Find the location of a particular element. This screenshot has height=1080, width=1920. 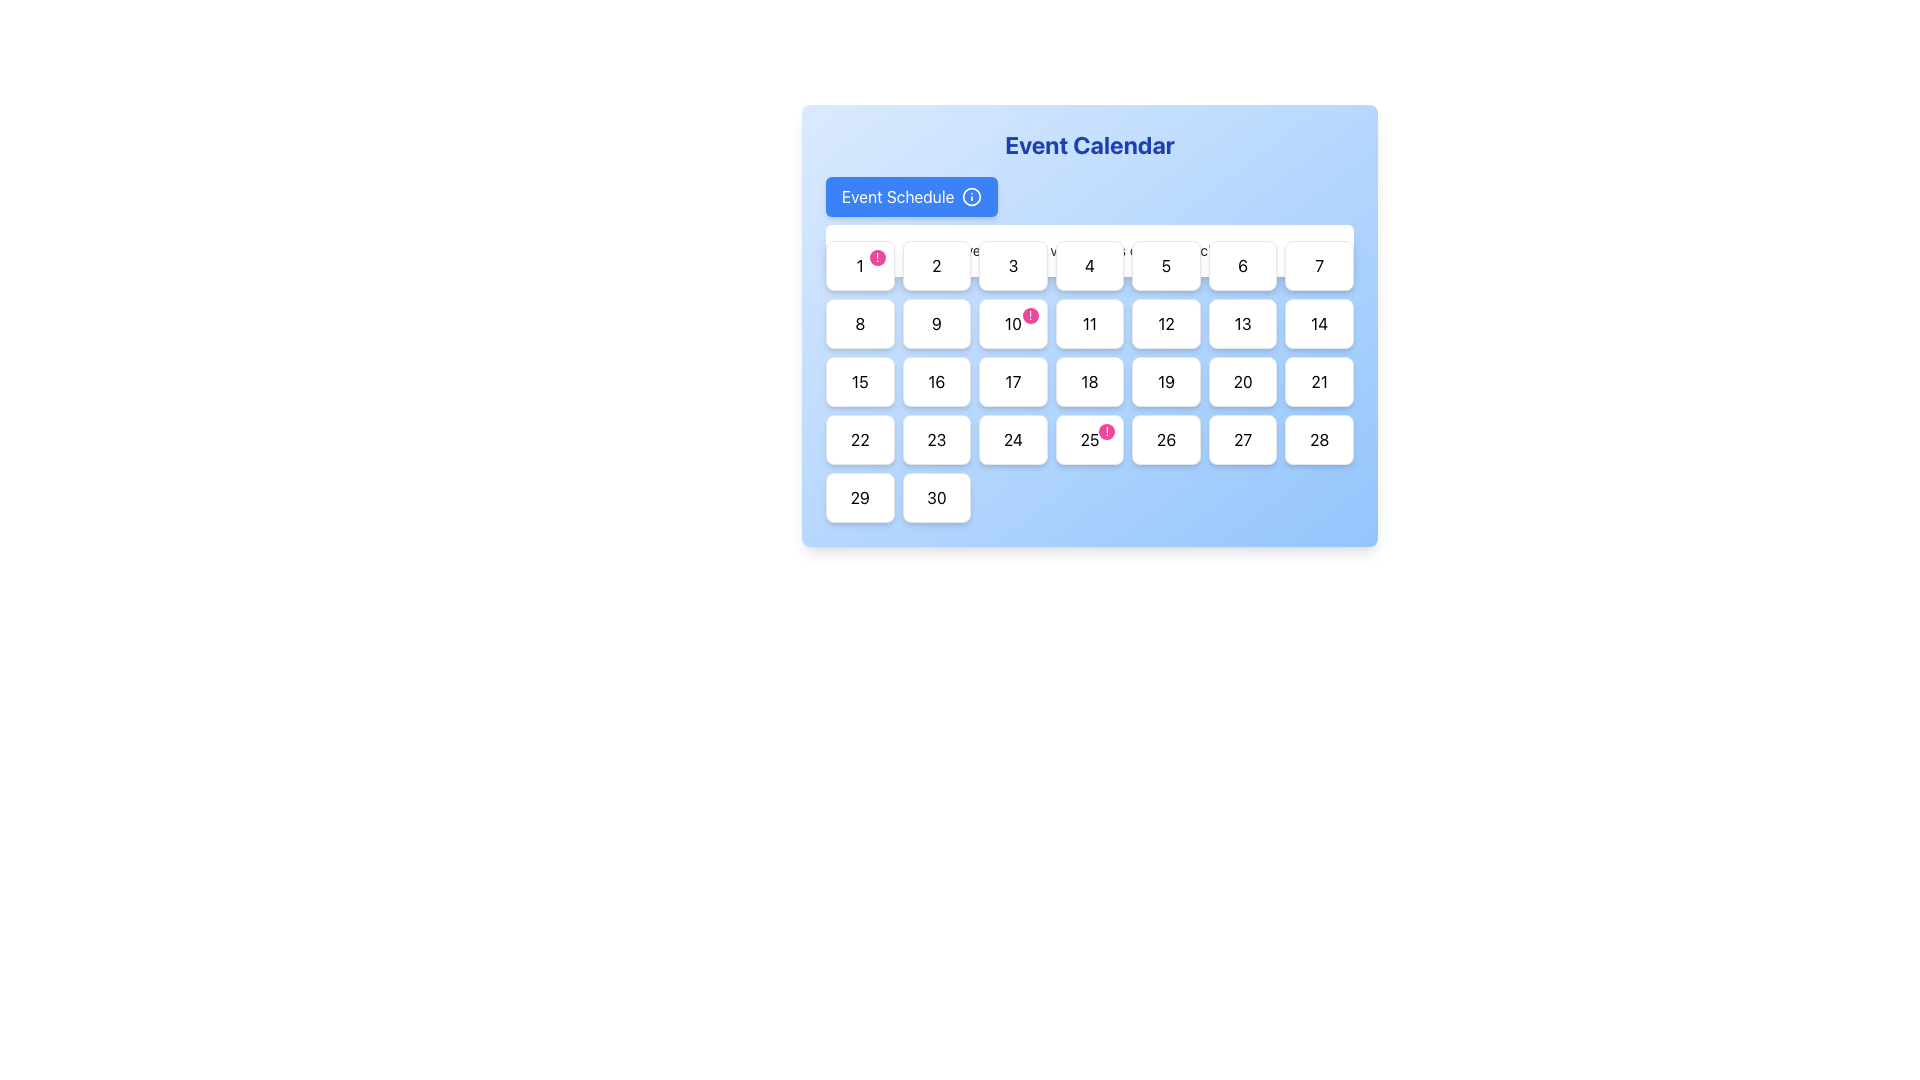

the non-interactive calendar date cell representing the 28th day, located in the seventh column and fourth row of the calendar interface is located at coordinates (1319, 438).